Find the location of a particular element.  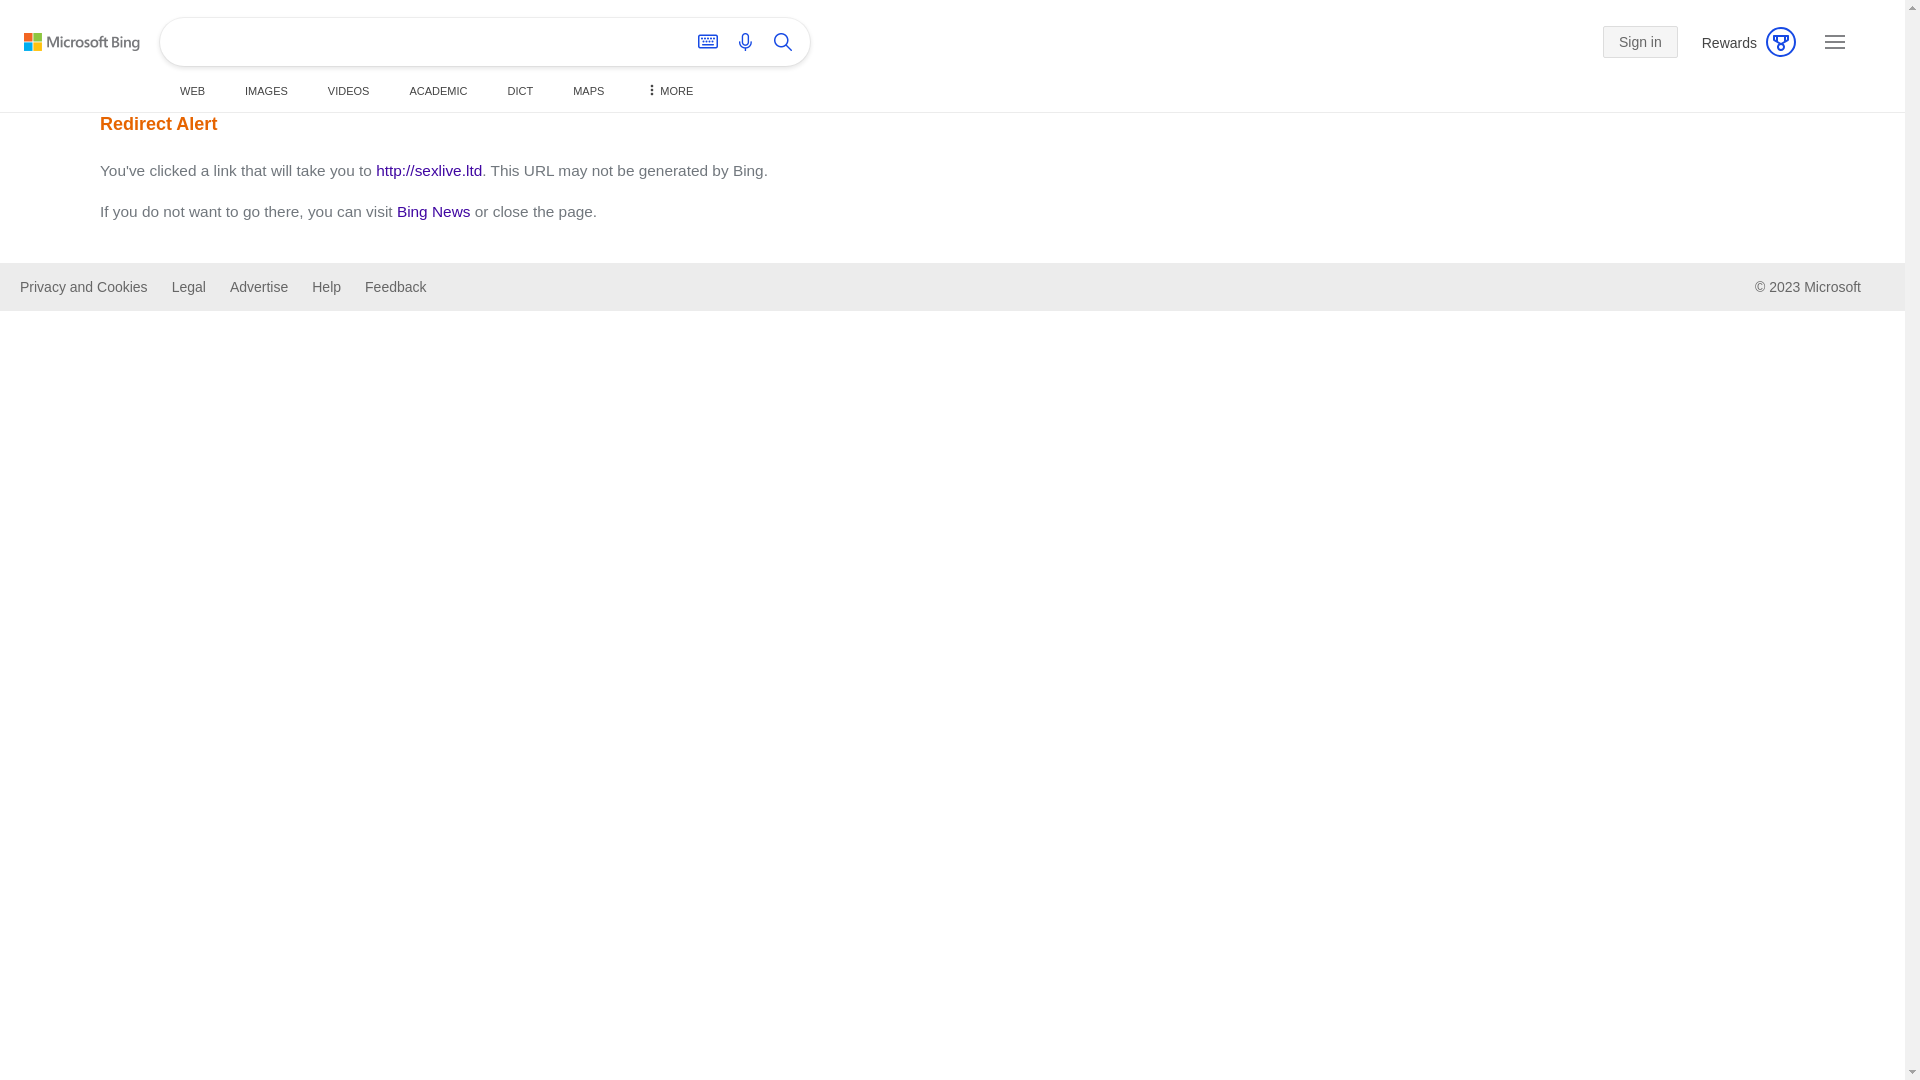

'Sign in' is located at coordinates (1603, 42).